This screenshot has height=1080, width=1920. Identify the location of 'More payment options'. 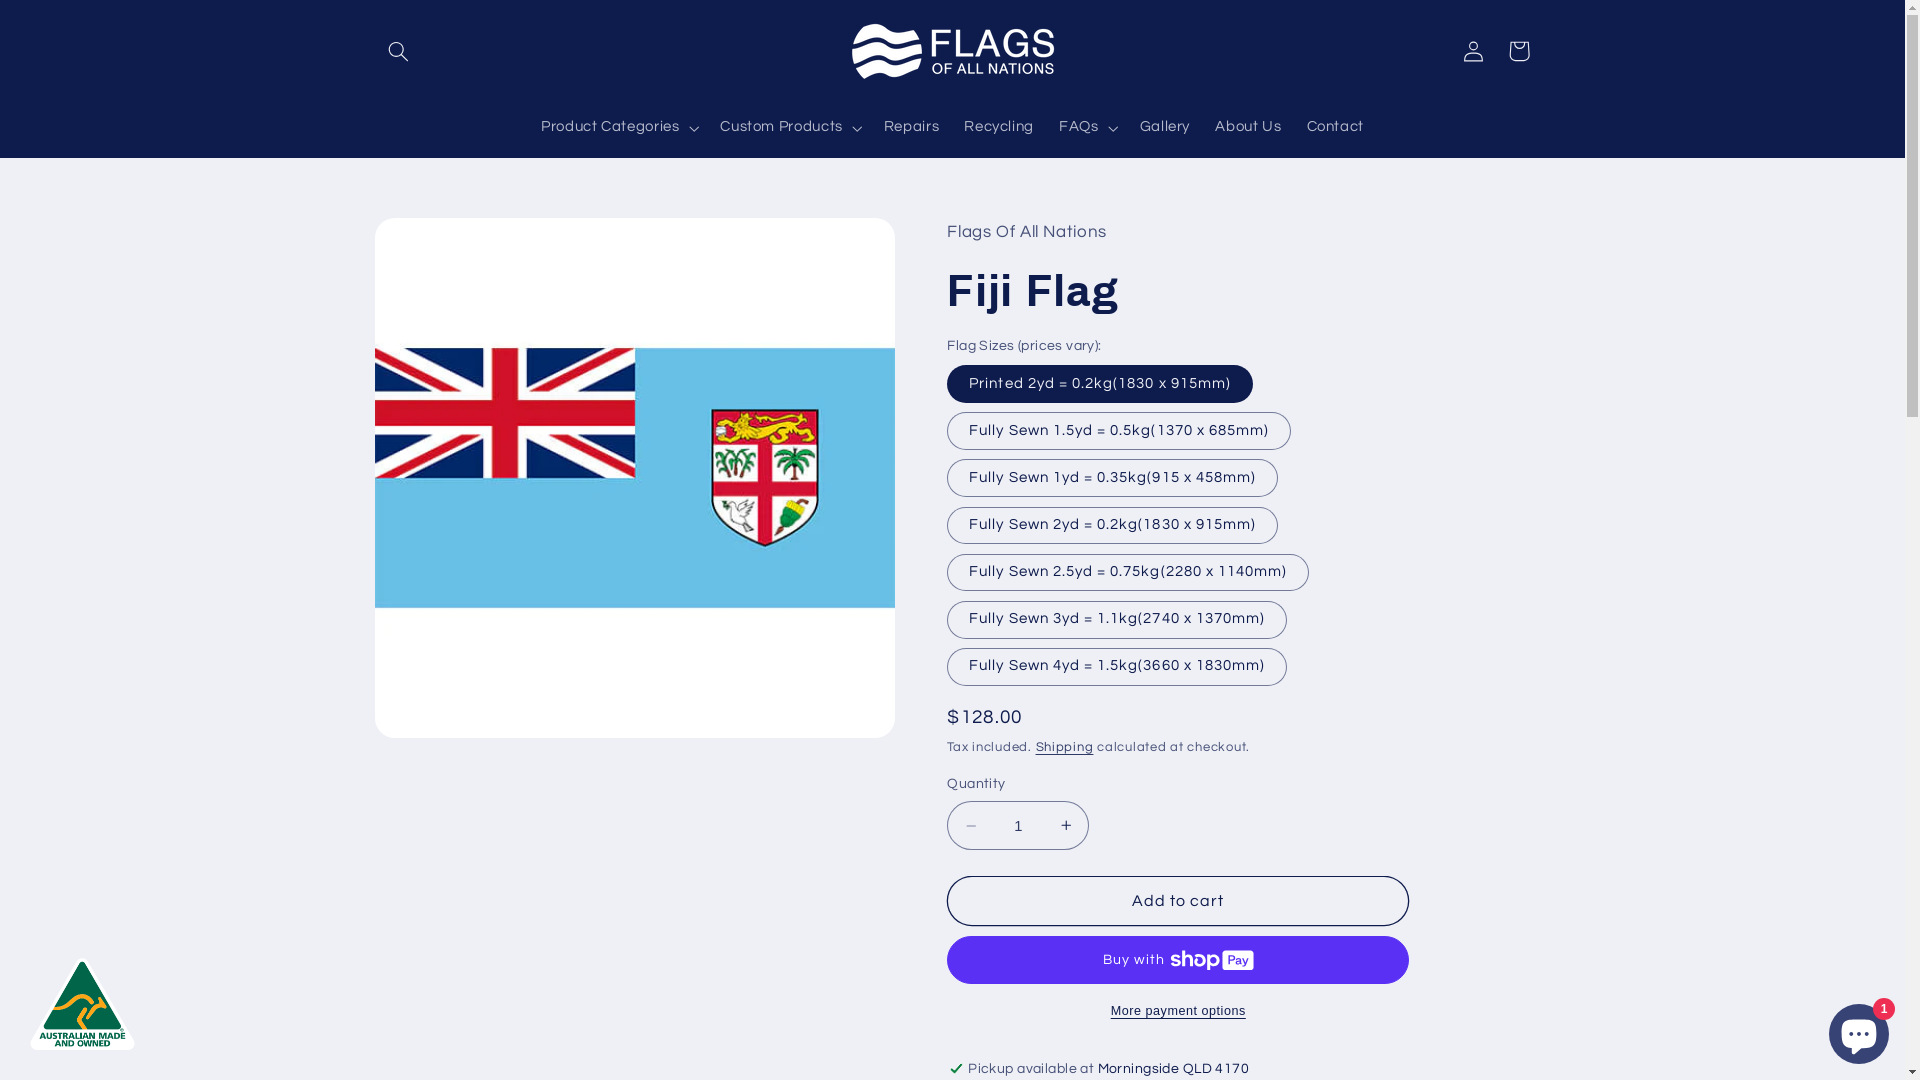
(1177, 1011).